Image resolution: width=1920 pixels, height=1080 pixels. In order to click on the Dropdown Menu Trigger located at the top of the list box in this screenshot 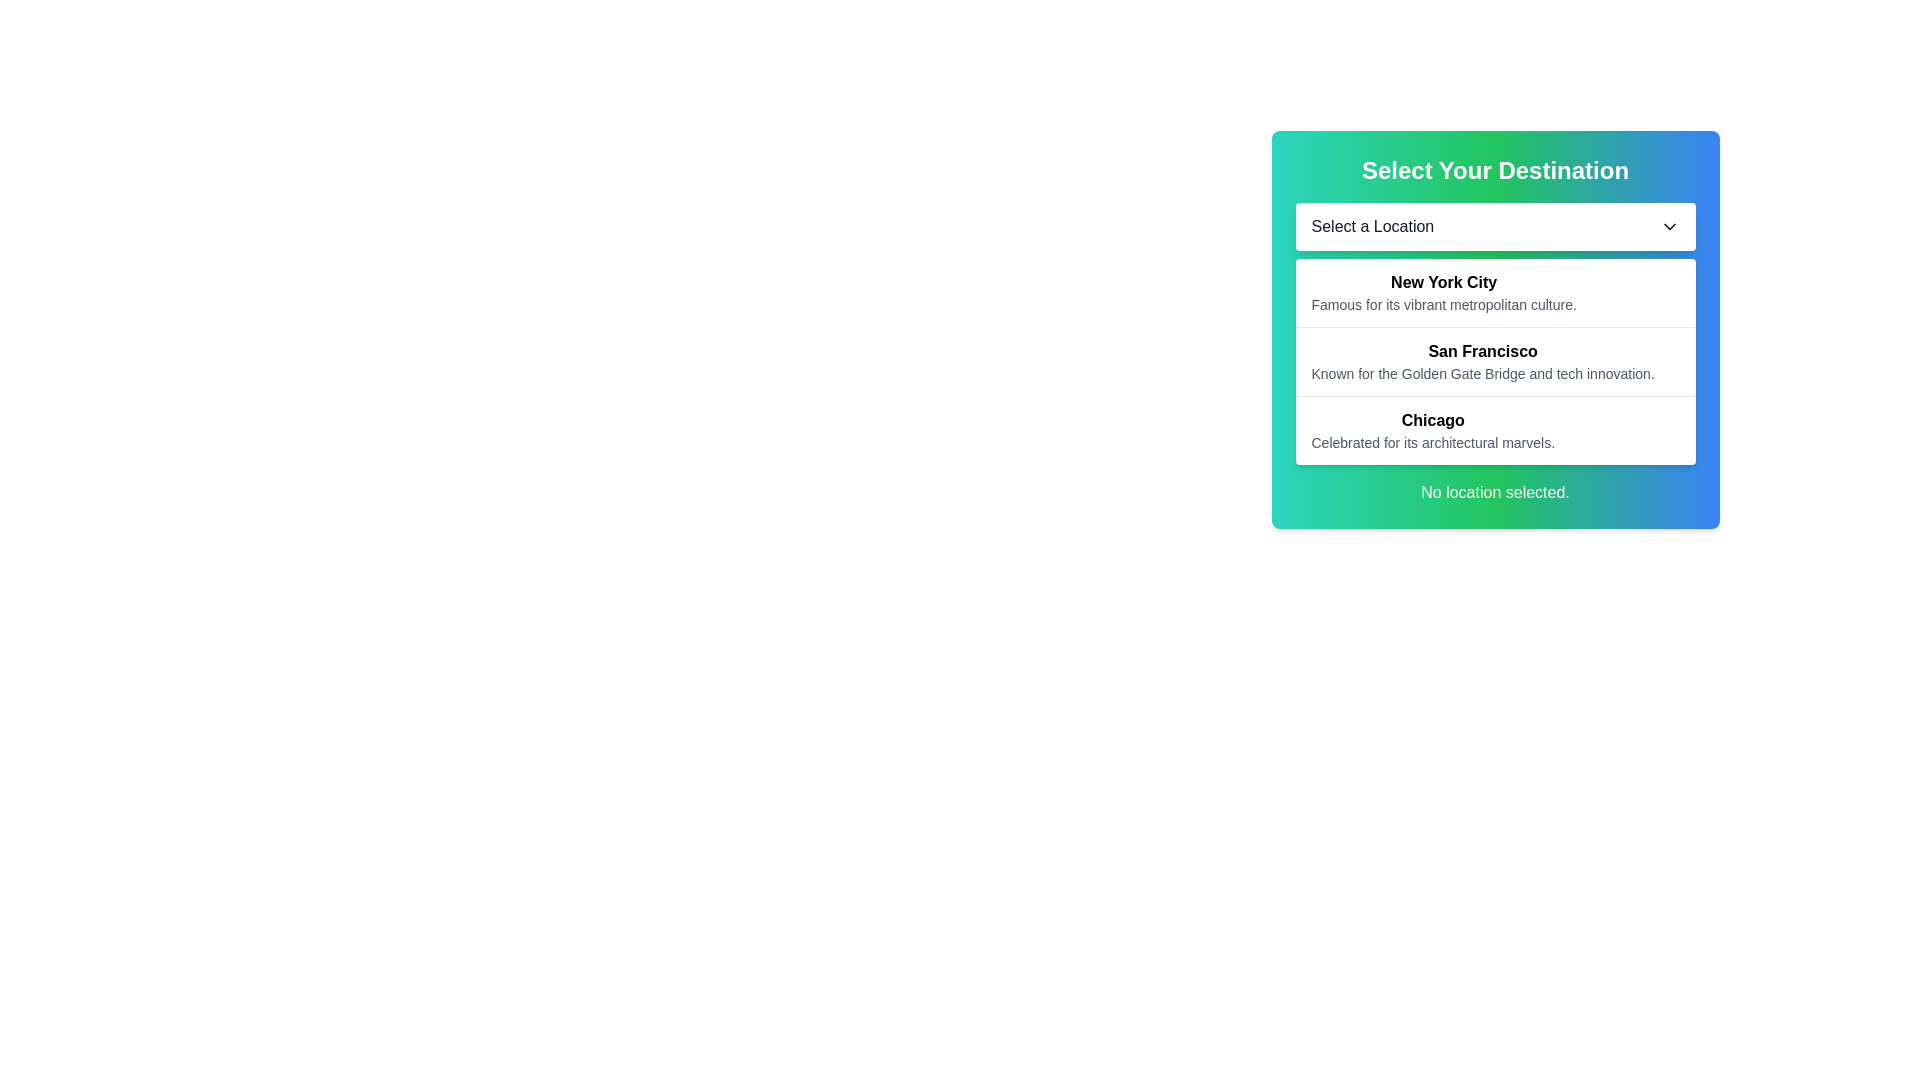, I will do `click(1495, 226)`.